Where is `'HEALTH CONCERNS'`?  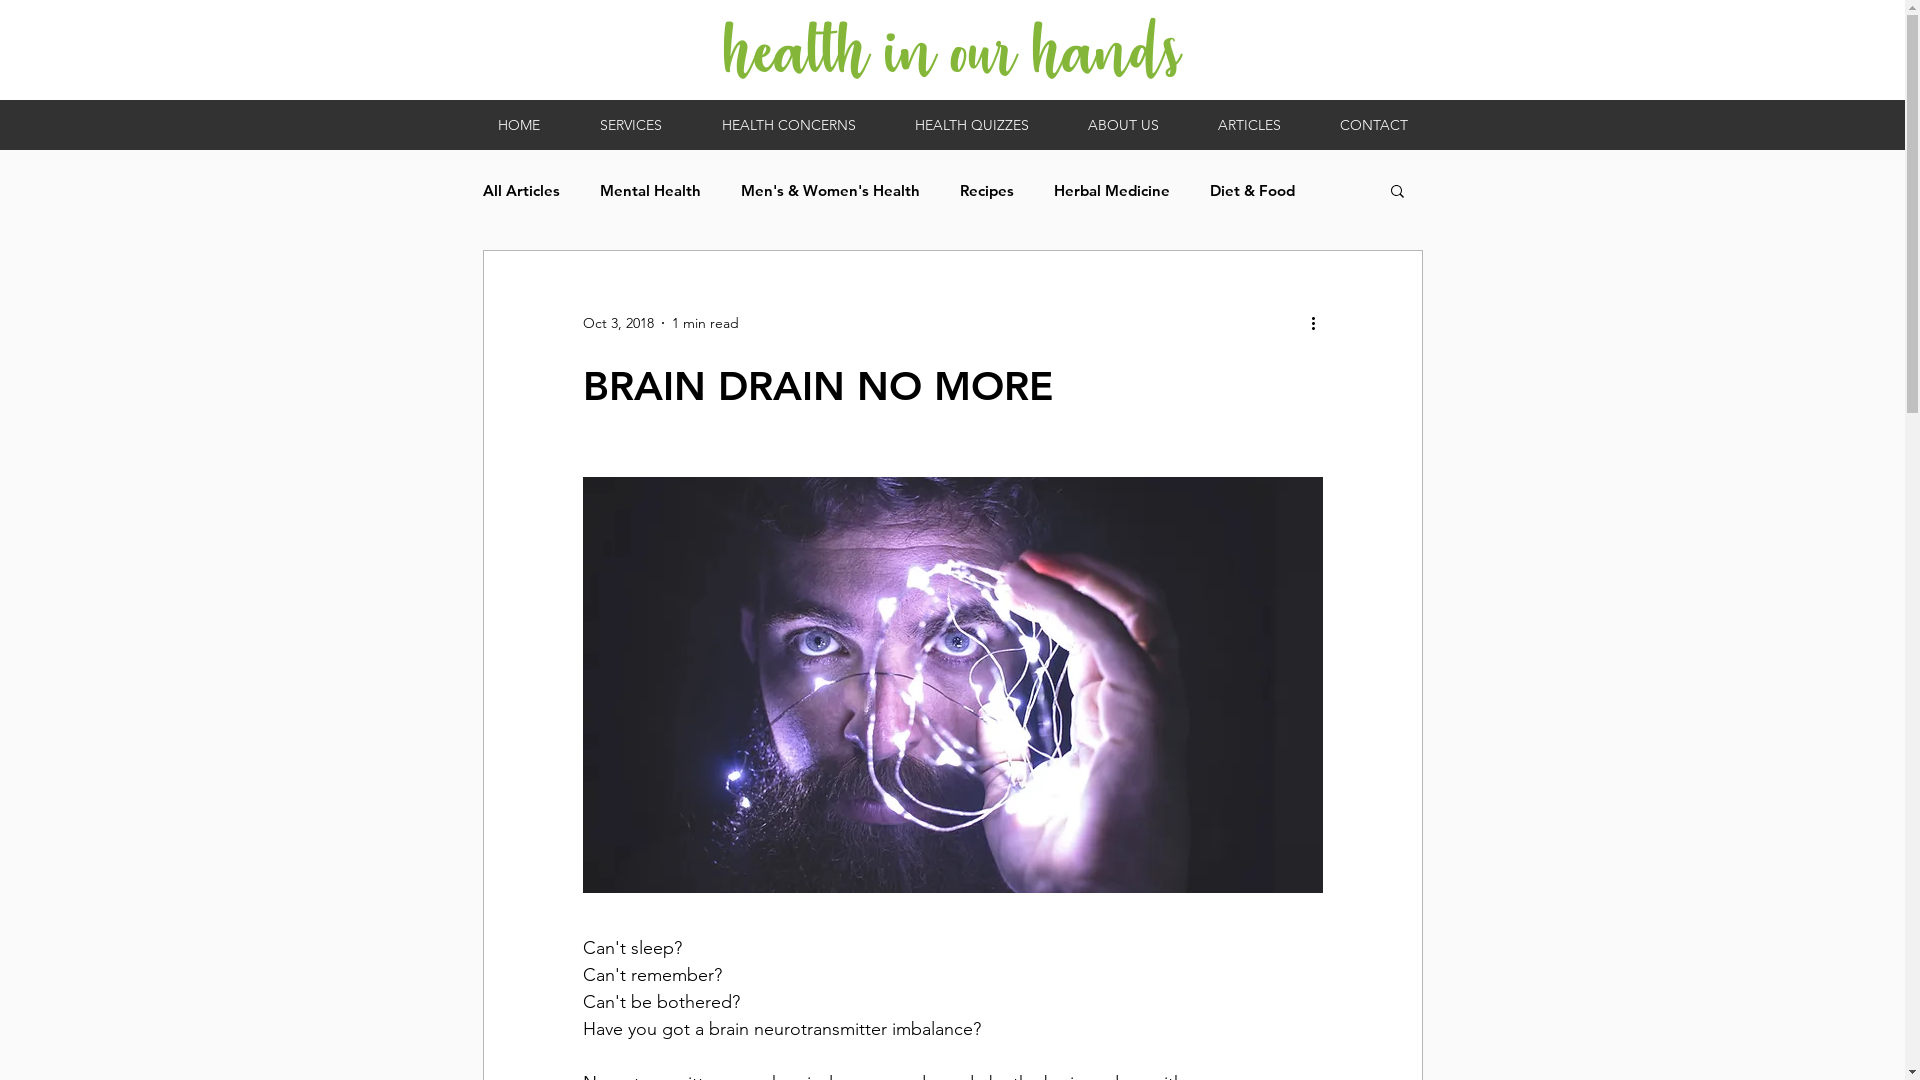 'HEALTH CONCERNS' is located at coordinates (787, 124).